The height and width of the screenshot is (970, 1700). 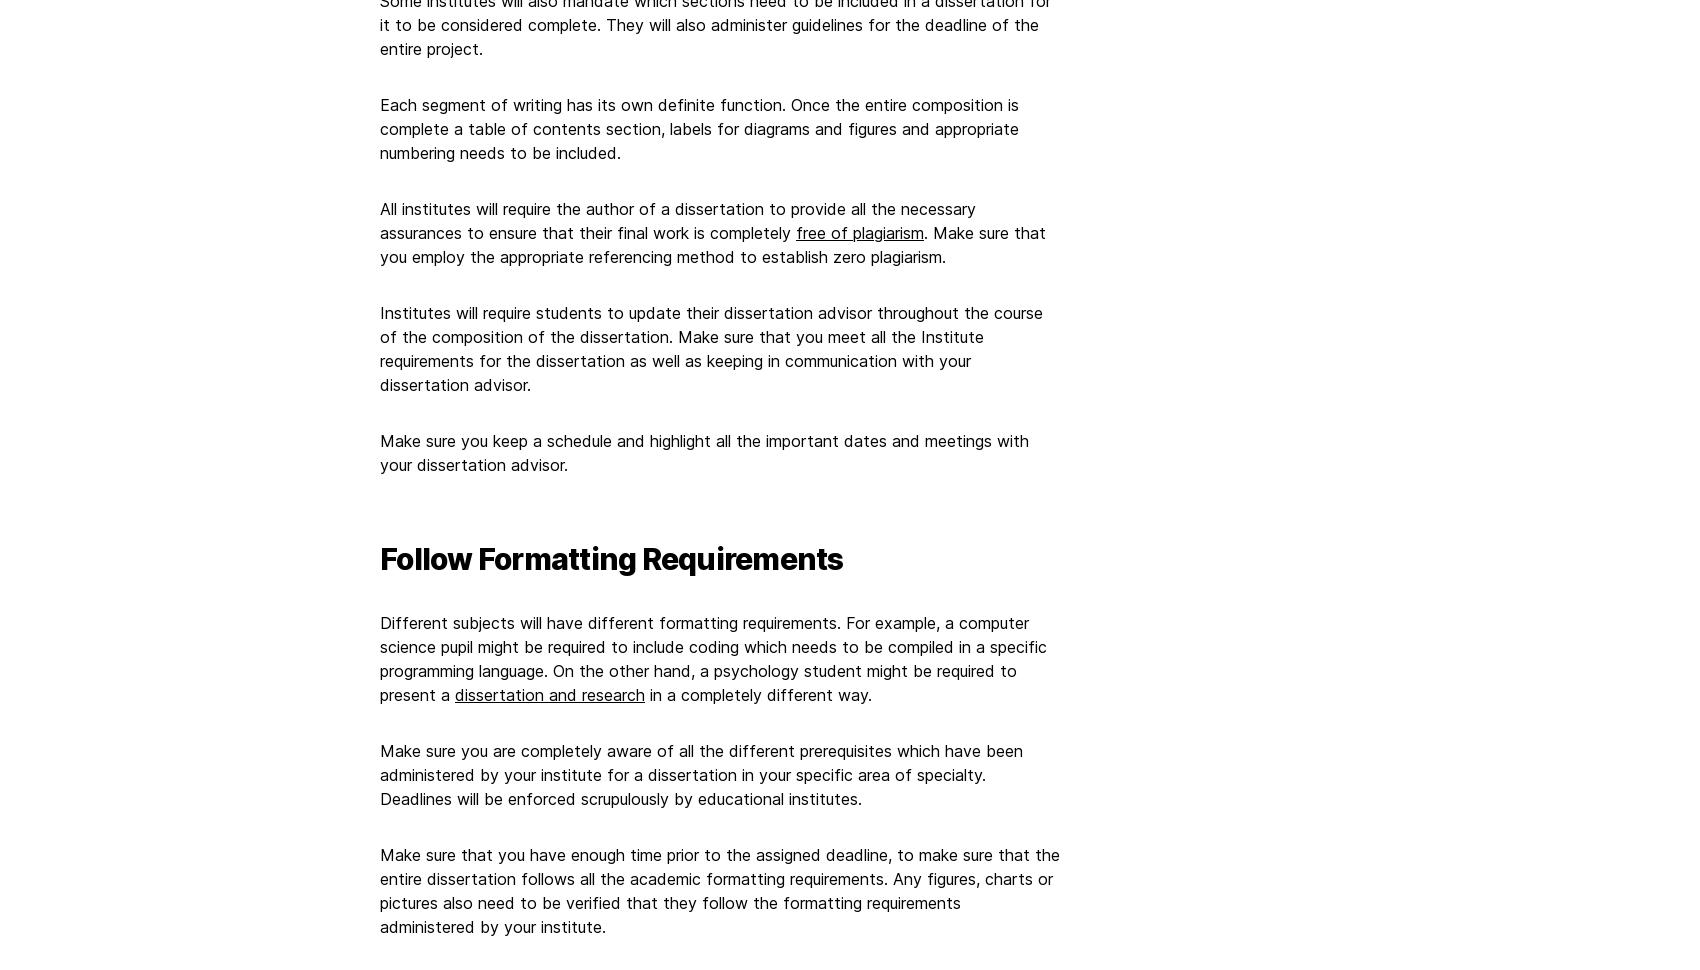 What do you see at coordinates (378, 220) in the screenshot?
I see `'All institutes will require the author of a dissertation to provide all the necessary assurances to ensure that their final work is completely'` at bounding box center [378, 220].